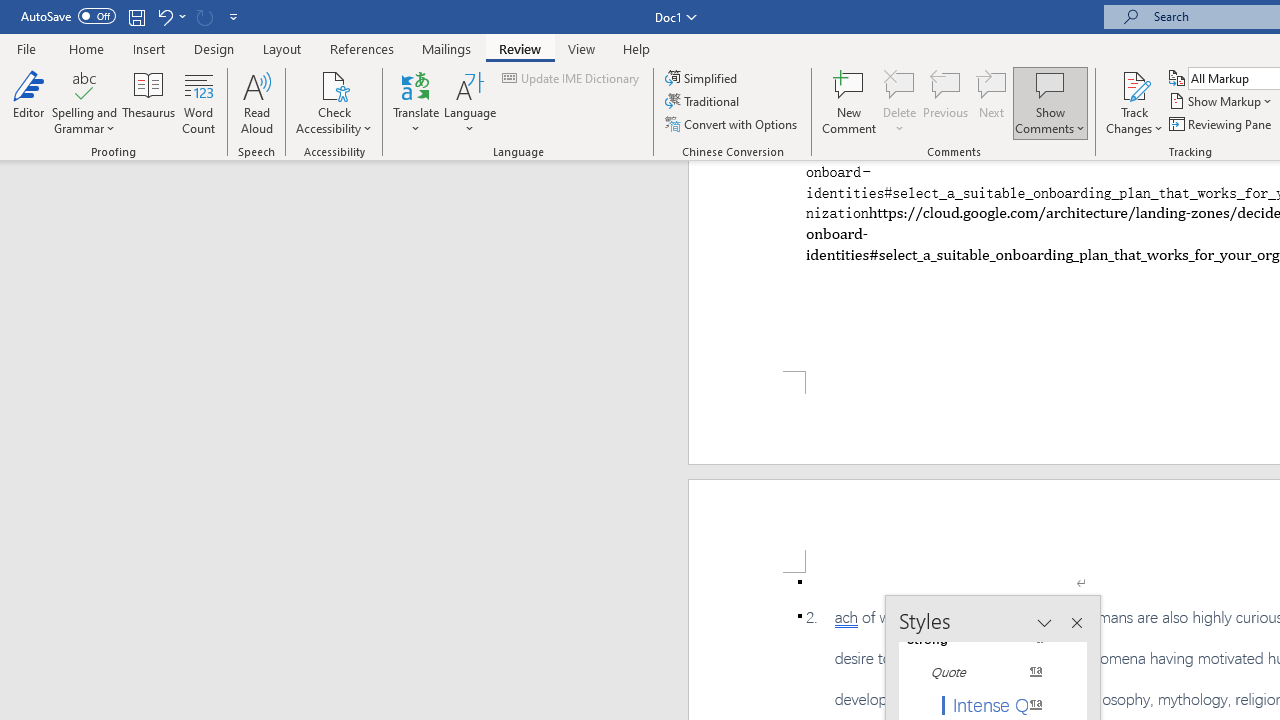 The width and height of the screenshot is (1280, 720). I want to click on 'Translate', so click(415, 103).